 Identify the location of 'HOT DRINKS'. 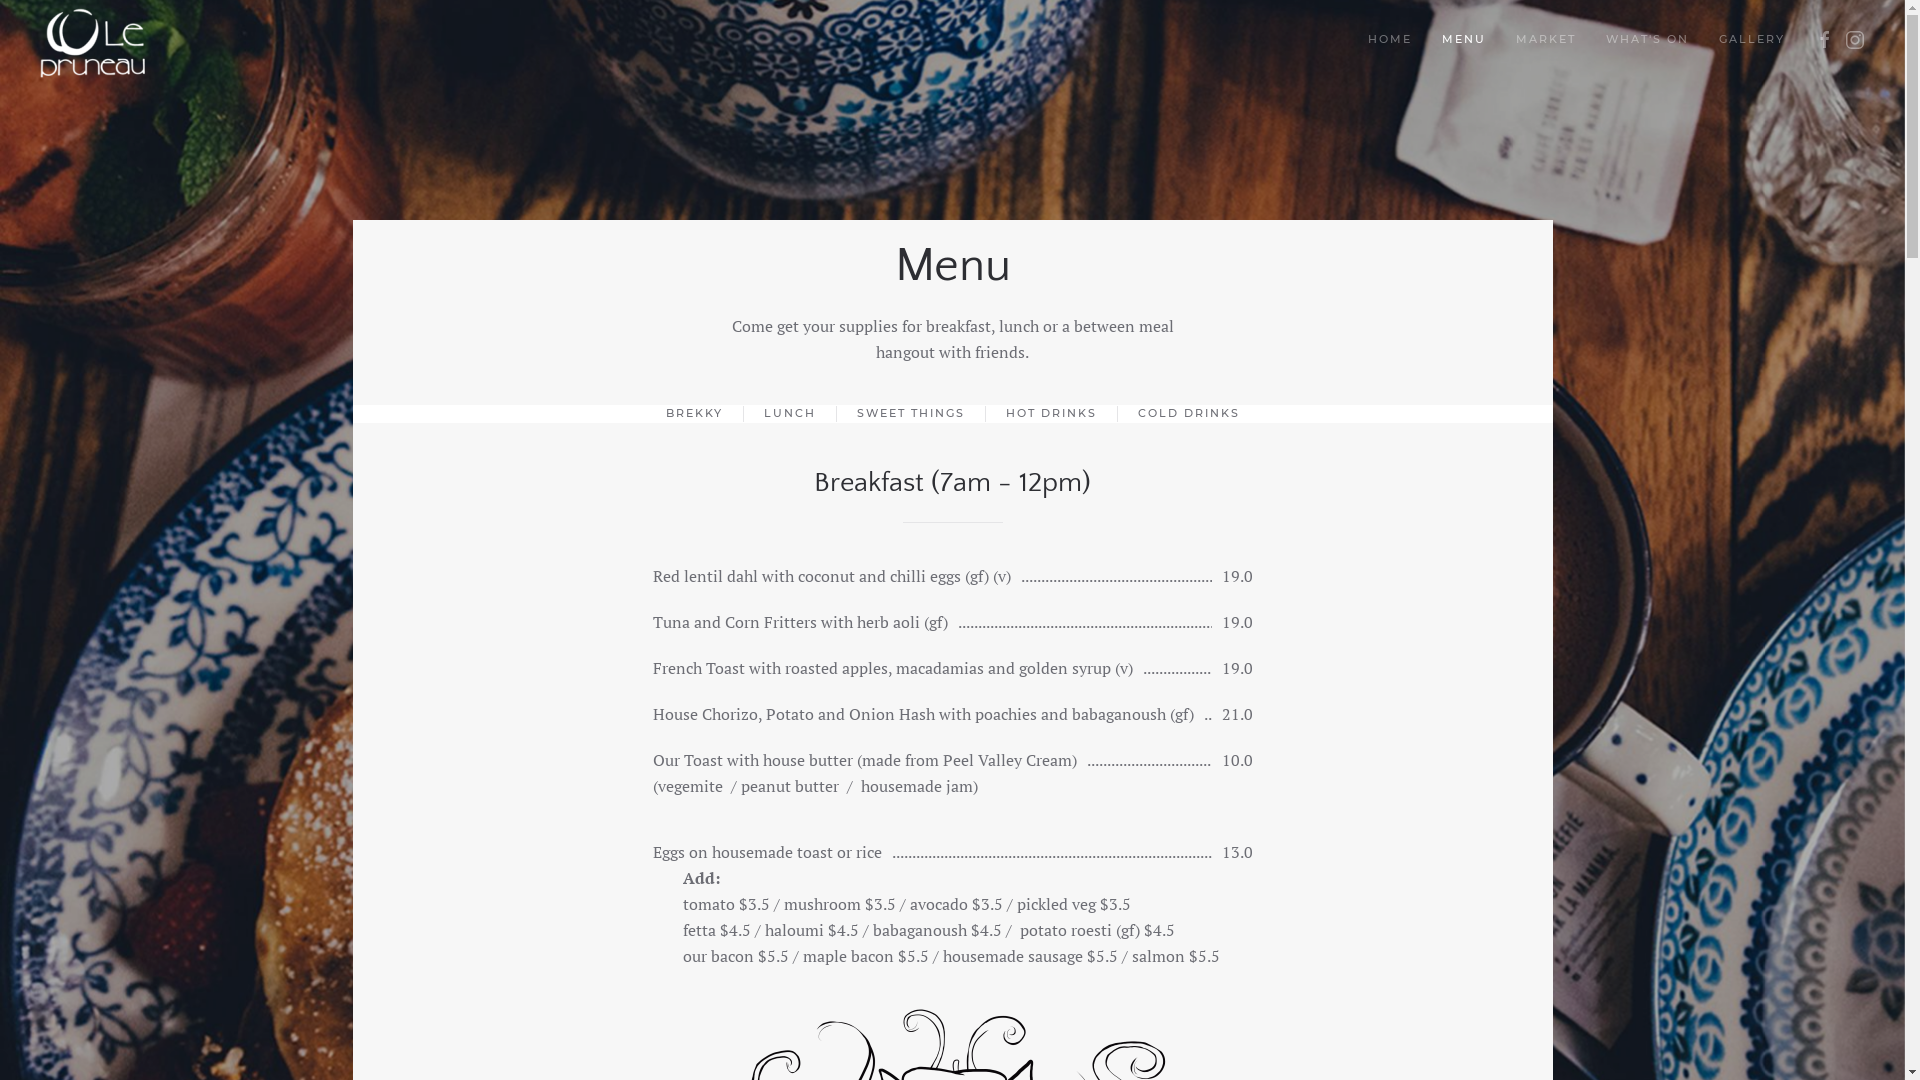
(1050, 412).